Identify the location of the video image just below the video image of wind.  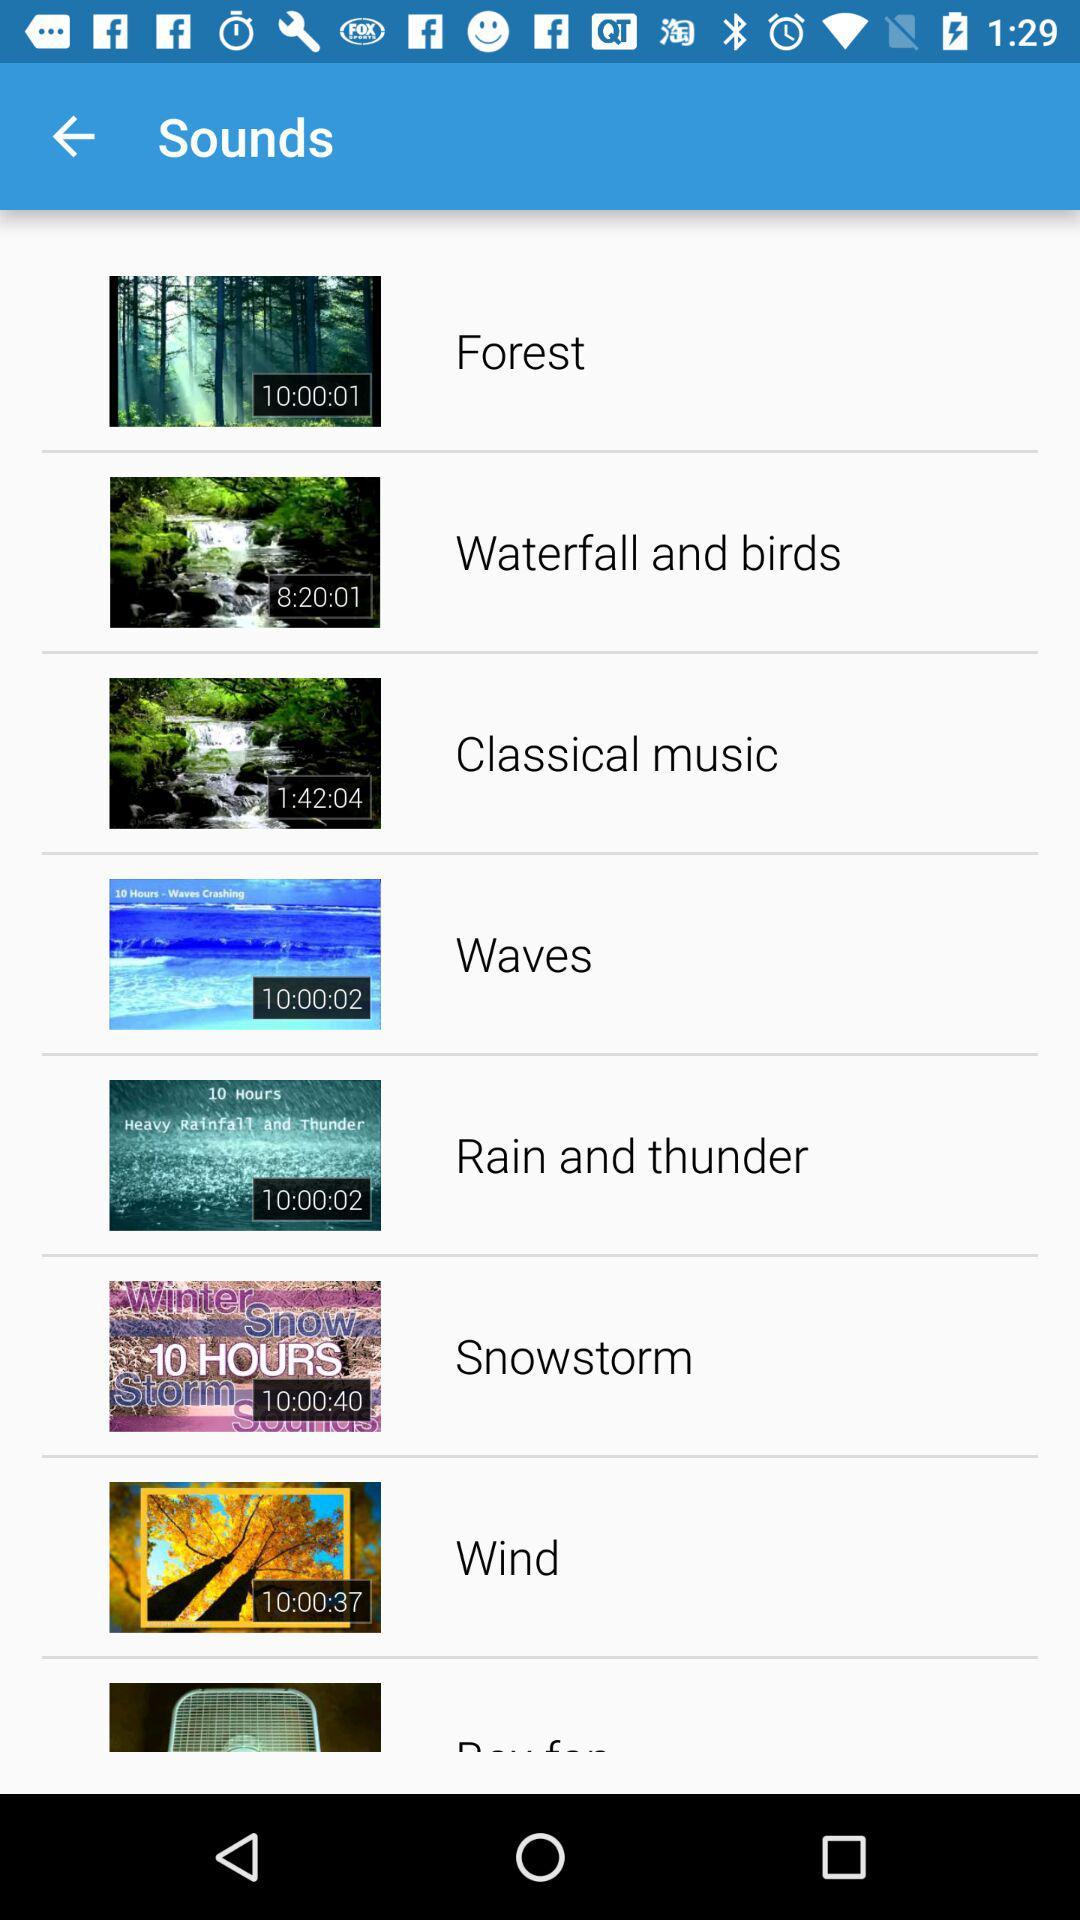
(244, 1711).